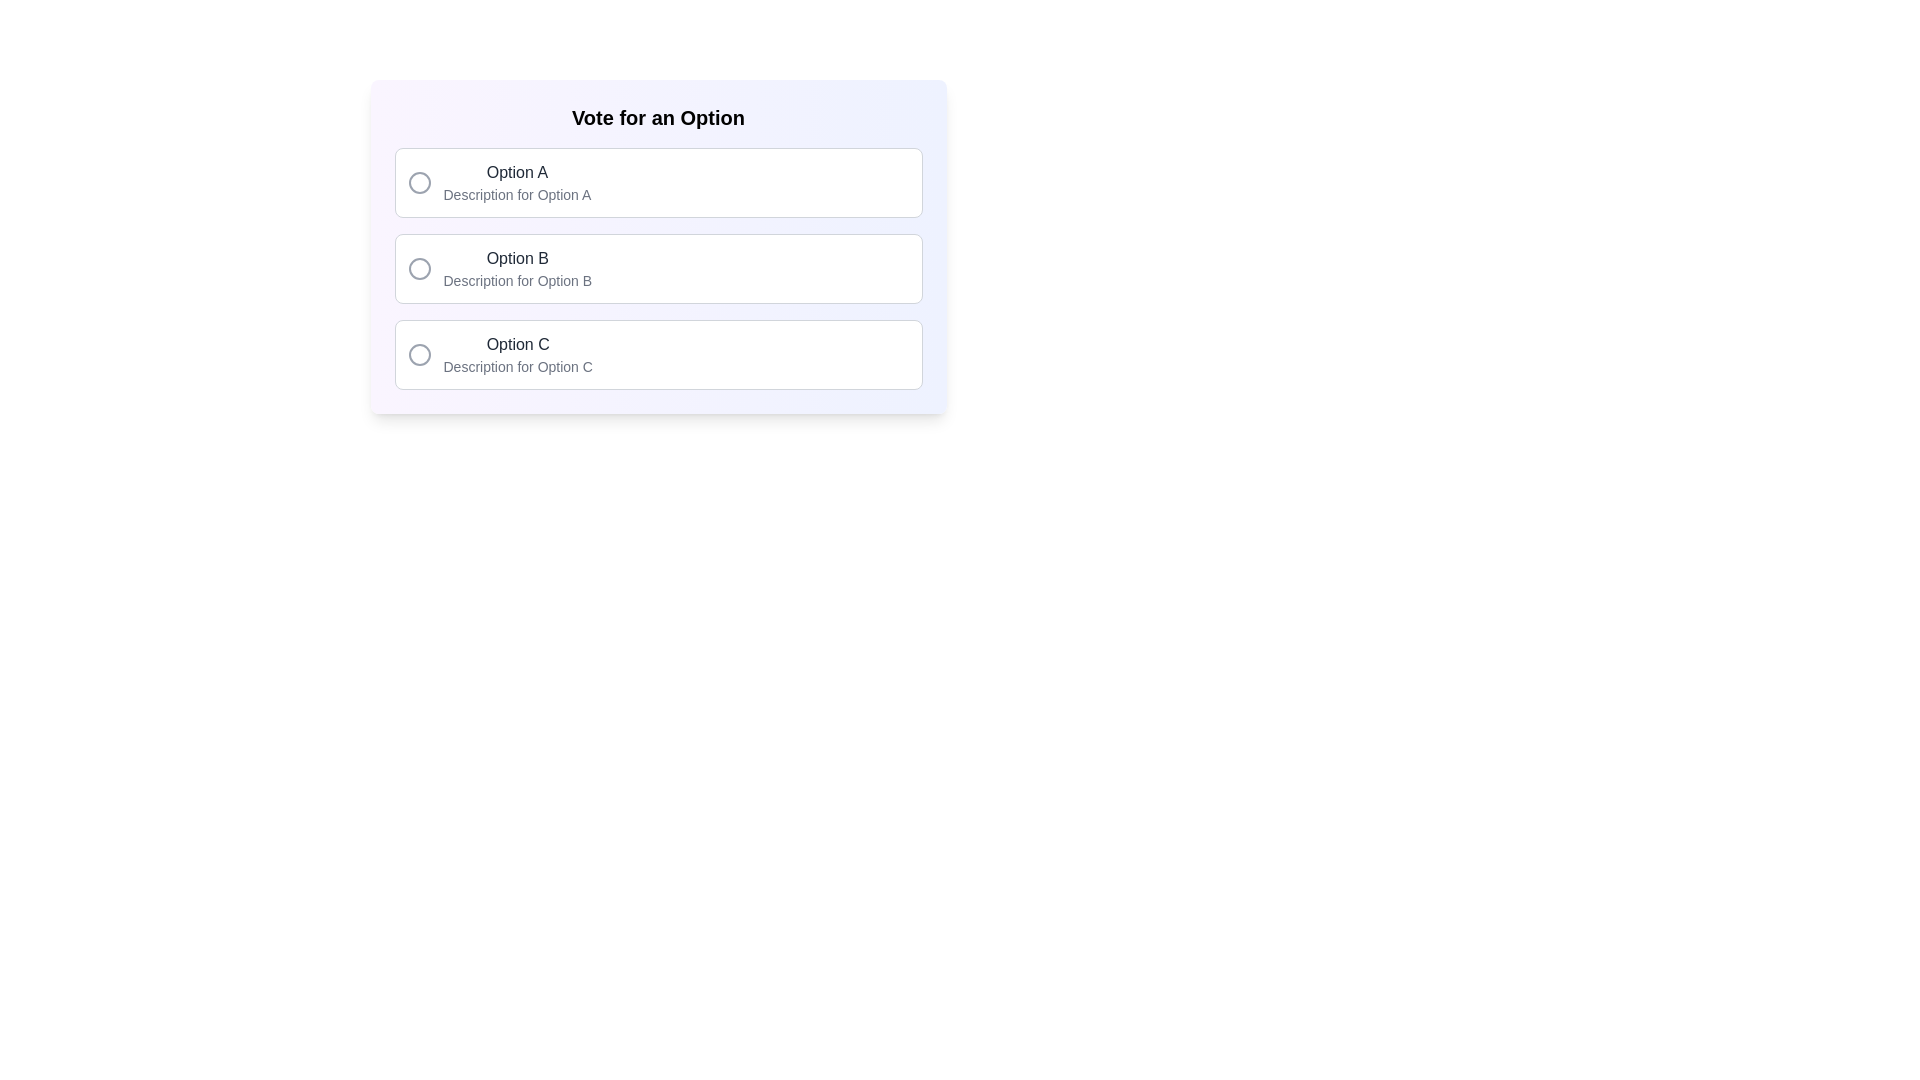  I want to click on the inner circle of the radio button for 'Option B', which visually indicates the selection state when filled, so click(418, 268).